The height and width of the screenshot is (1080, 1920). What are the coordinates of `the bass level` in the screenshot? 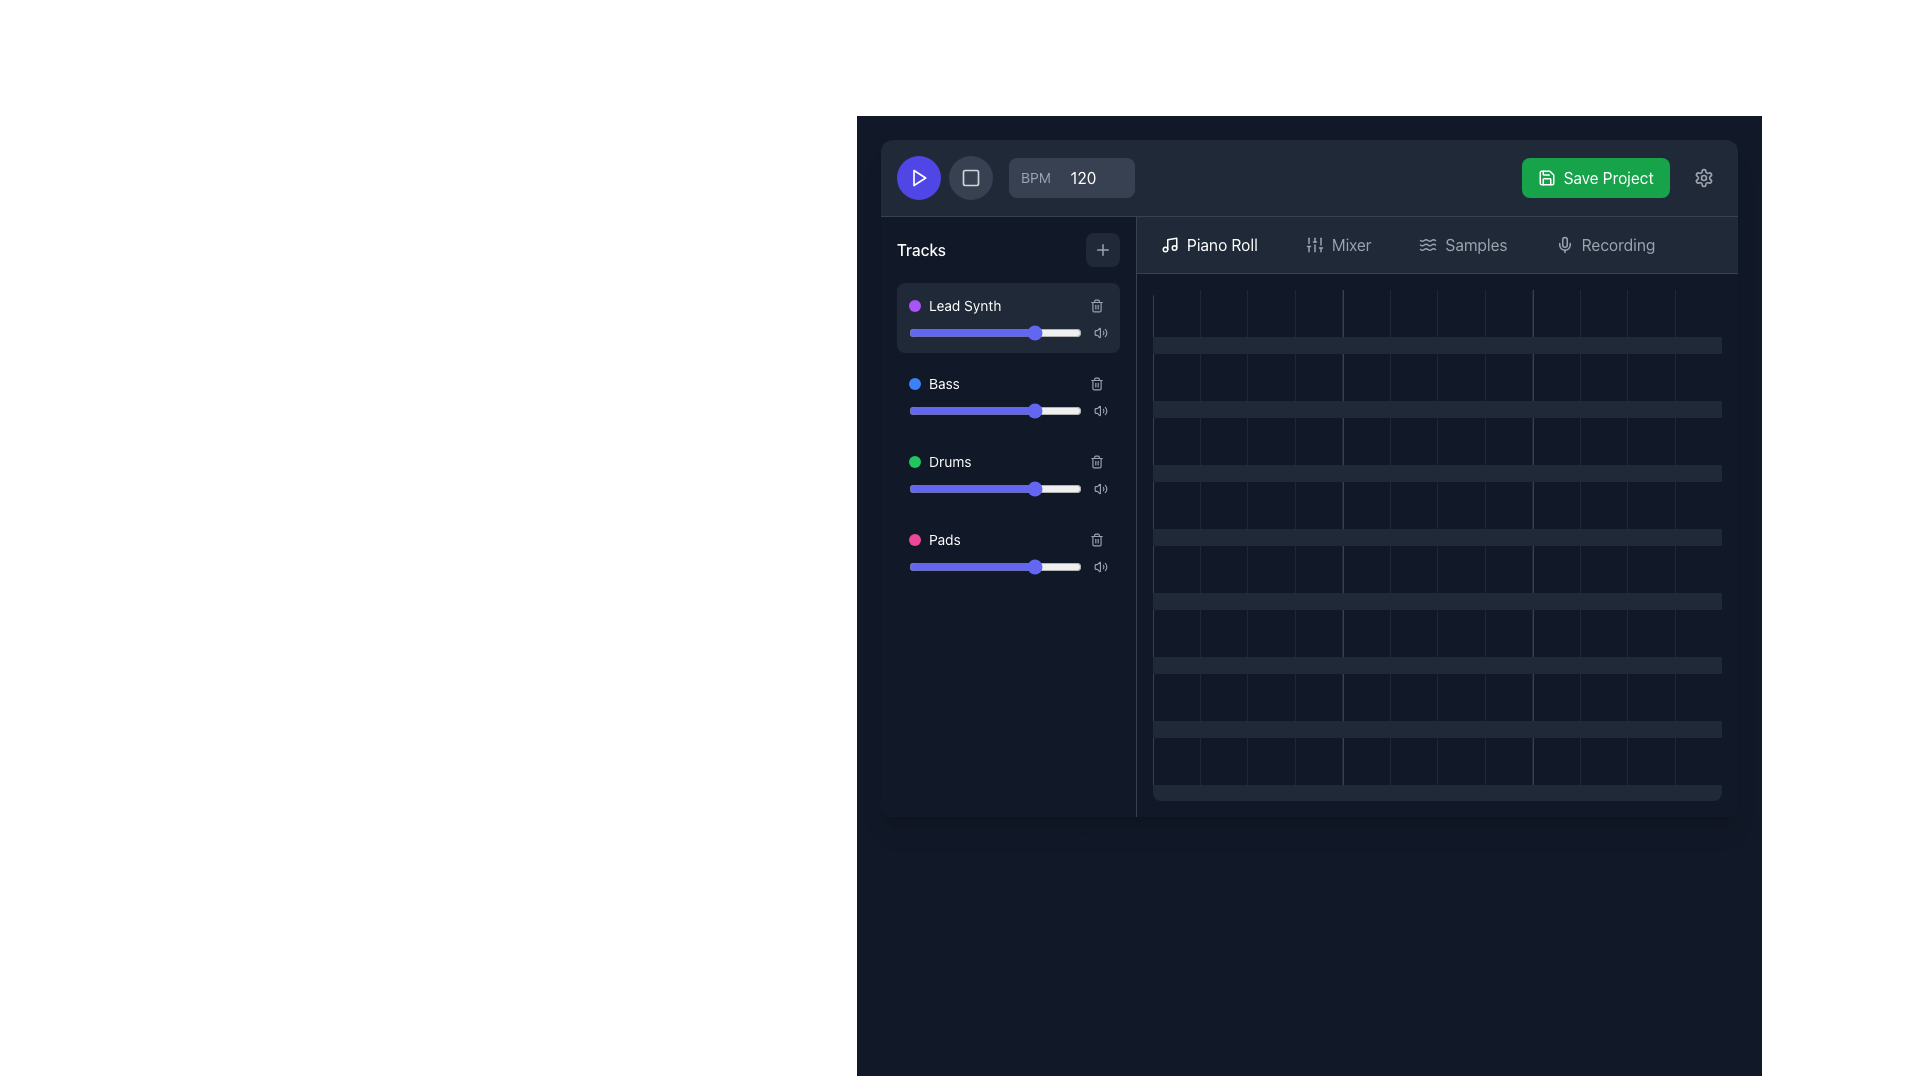 It's located at (1035, 410).